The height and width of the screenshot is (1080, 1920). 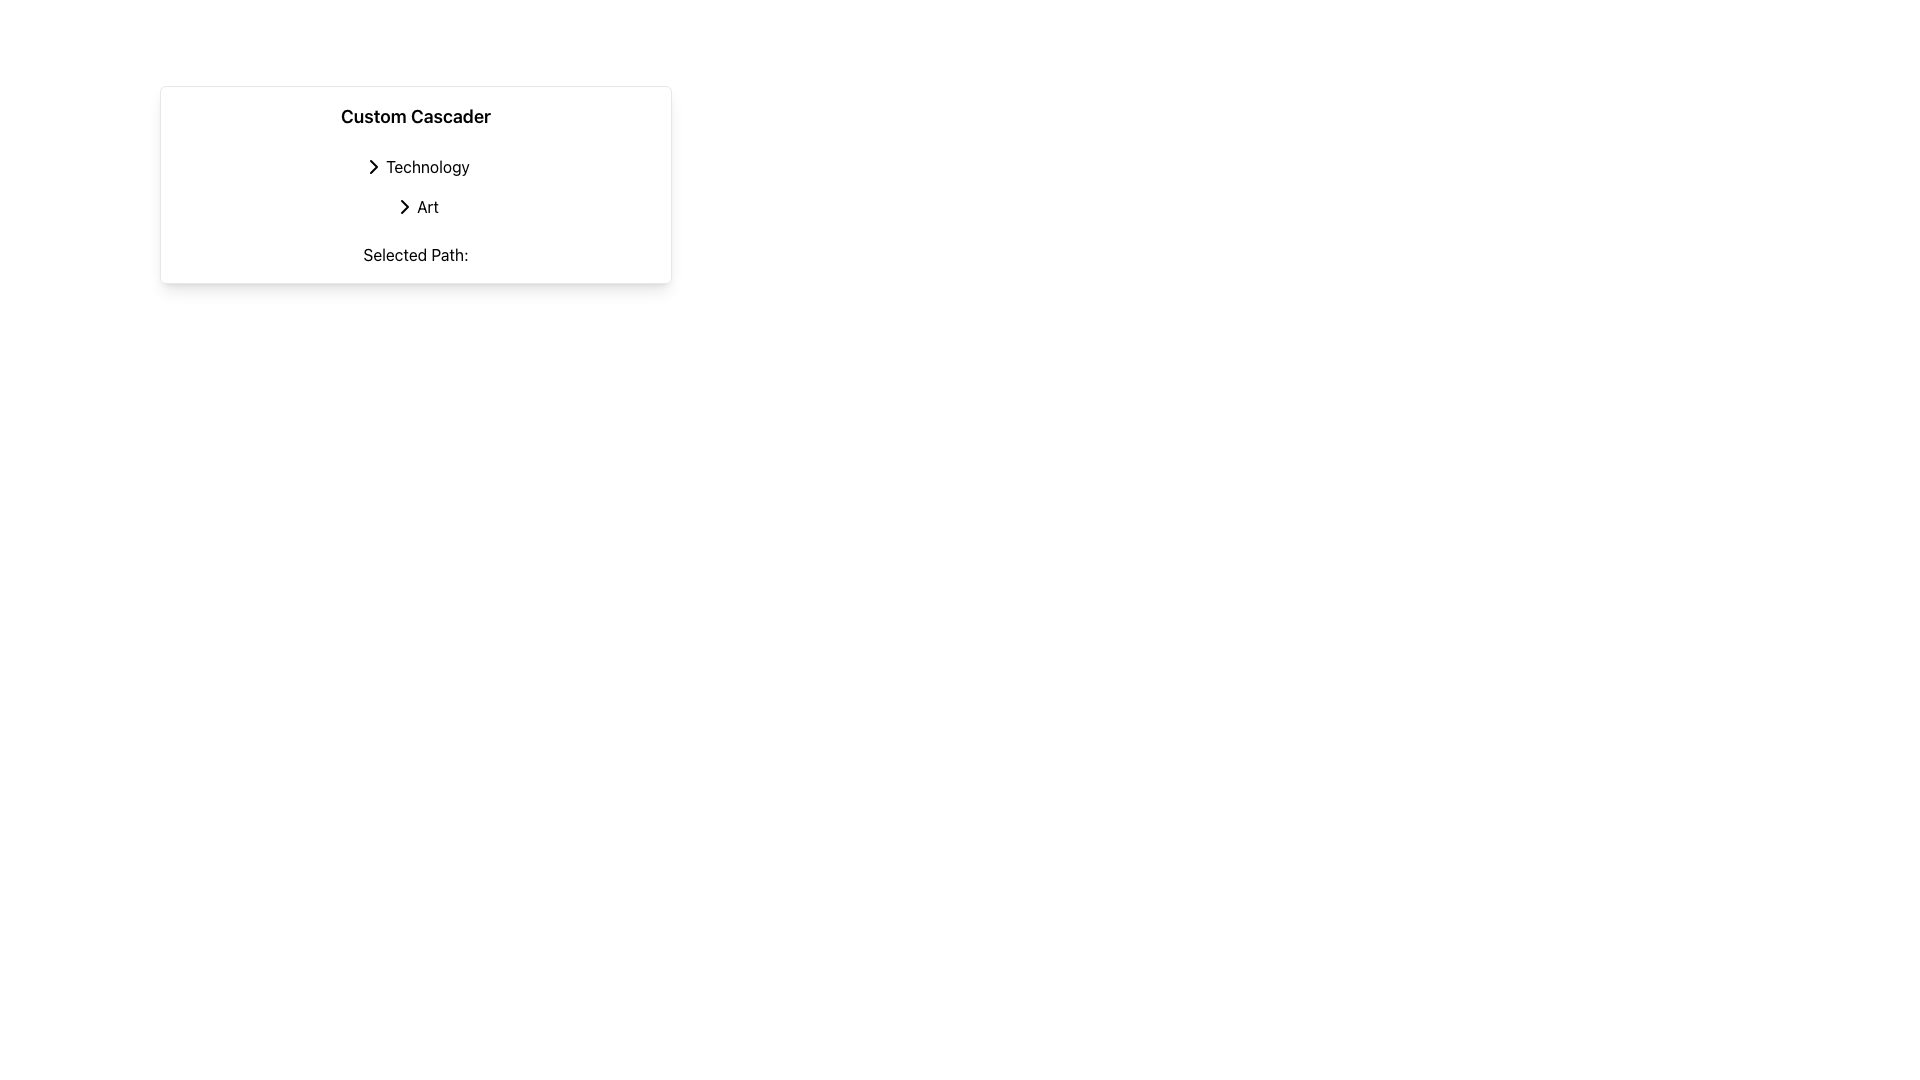 I want to click on the second clickable list item labeled 'Art', so click(x=415, y=207).